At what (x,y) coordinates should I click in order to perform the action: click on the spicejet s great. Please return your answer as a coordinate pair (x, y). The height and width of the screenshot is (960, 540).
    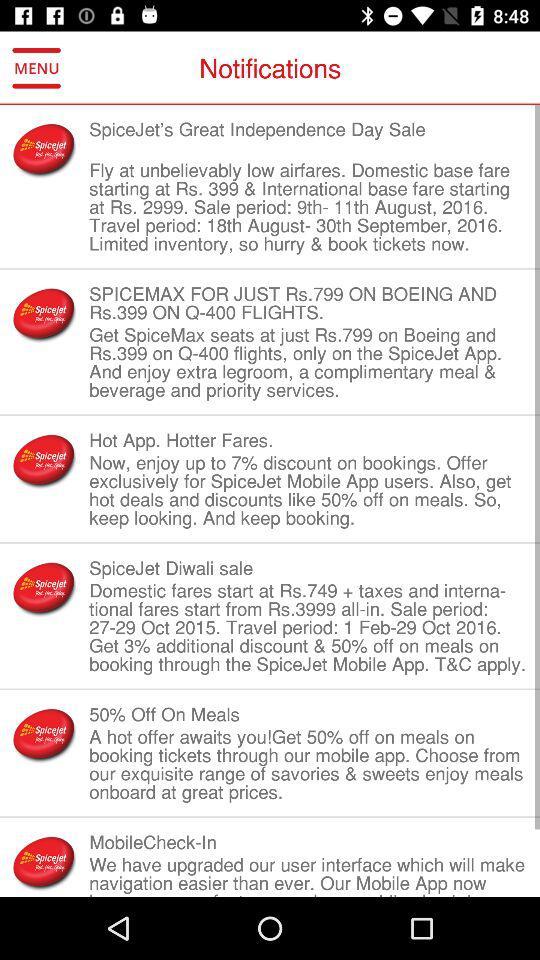
    Looking at the image, I should click on (308, 137).